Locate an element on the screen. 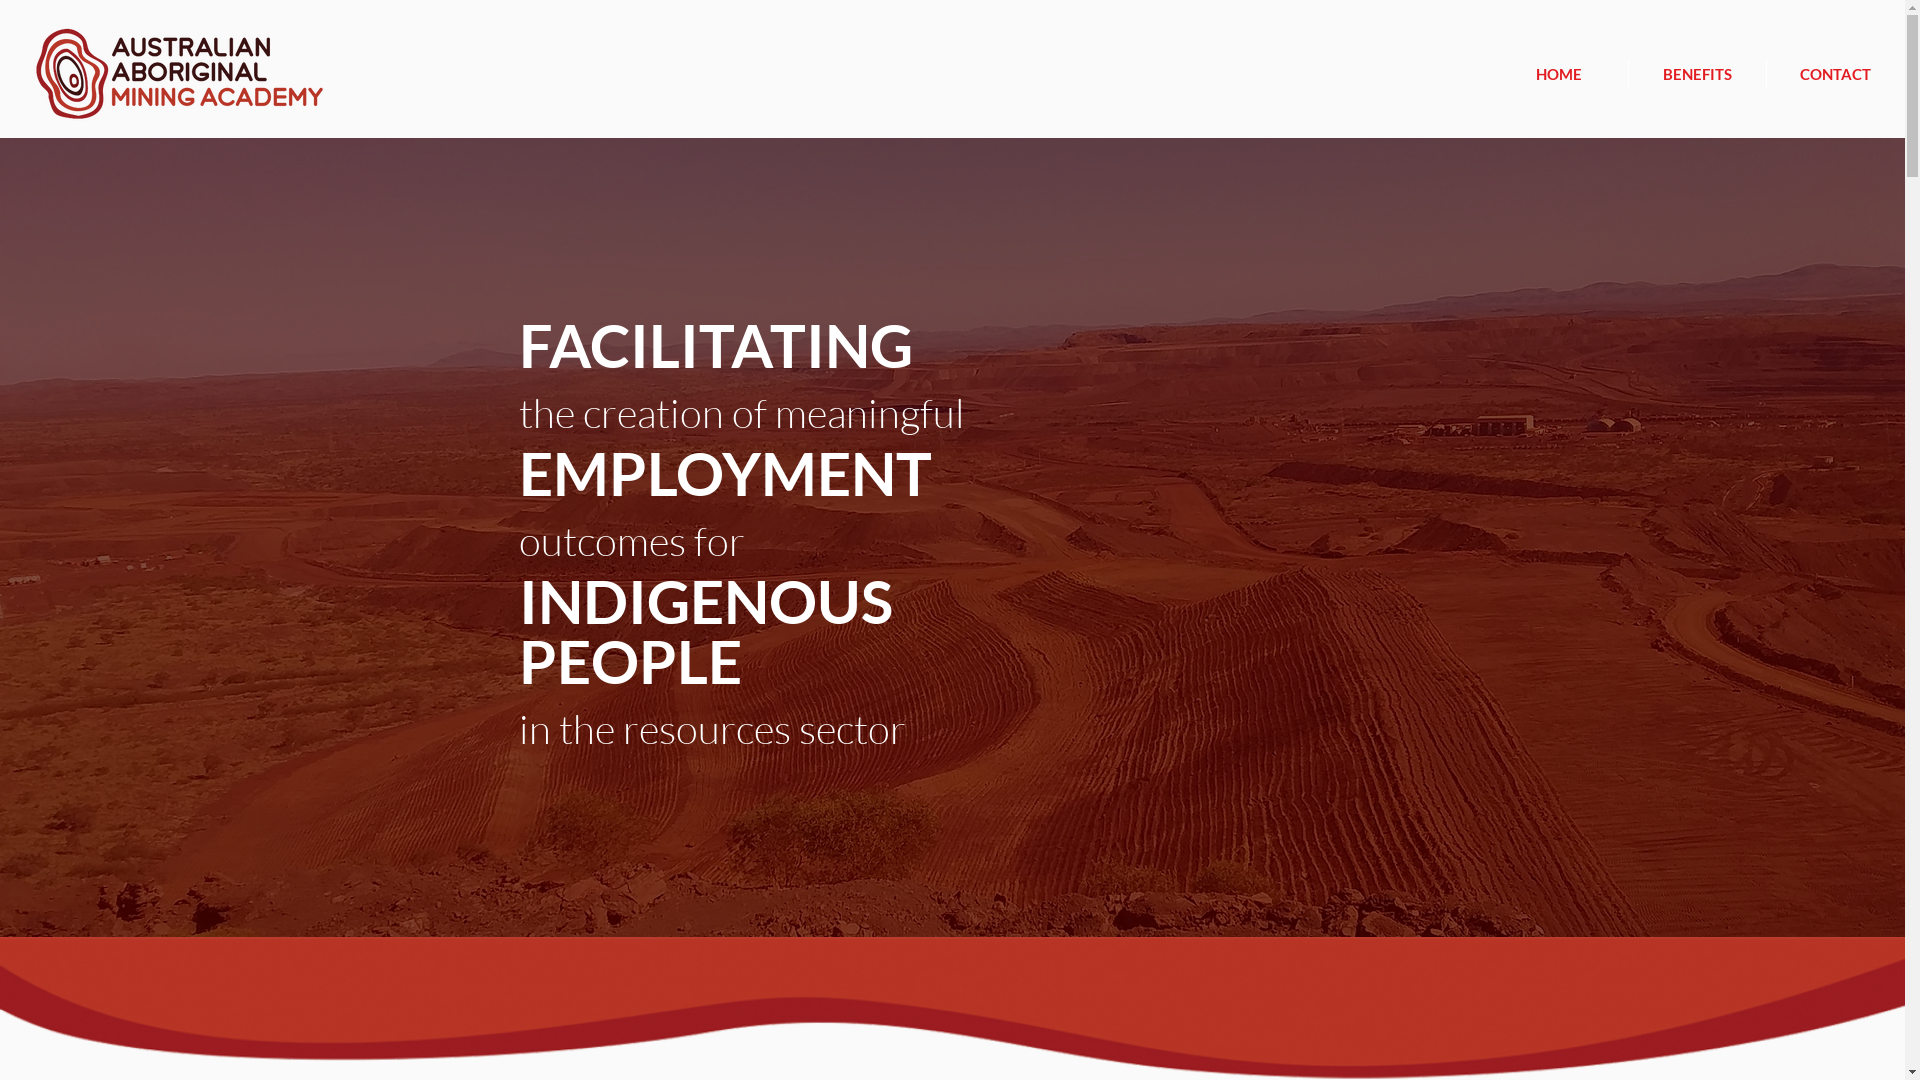 This screenshot has height=1080, width=1920. 'BENEFITS' is located at coordinates (1696, 72).